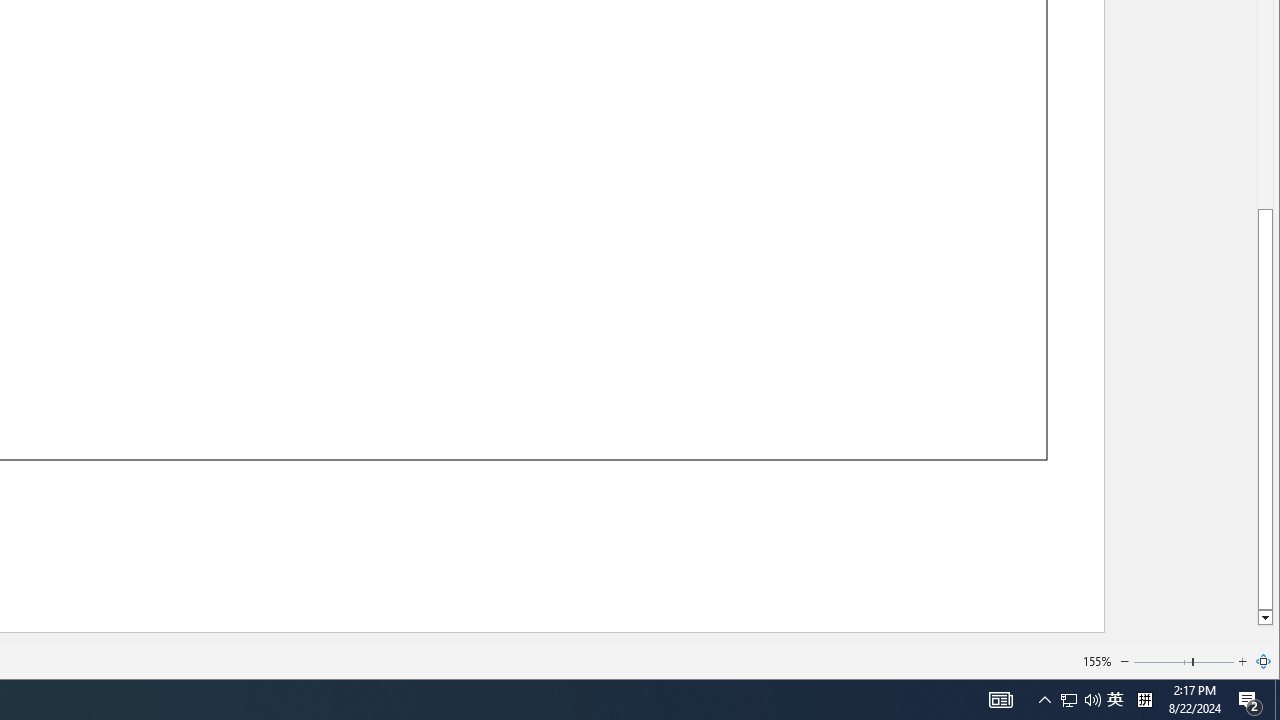  Describe the element at coordinates (1000, 698) in the screenshot. I see `'AutomationID: 4105'` at that location.